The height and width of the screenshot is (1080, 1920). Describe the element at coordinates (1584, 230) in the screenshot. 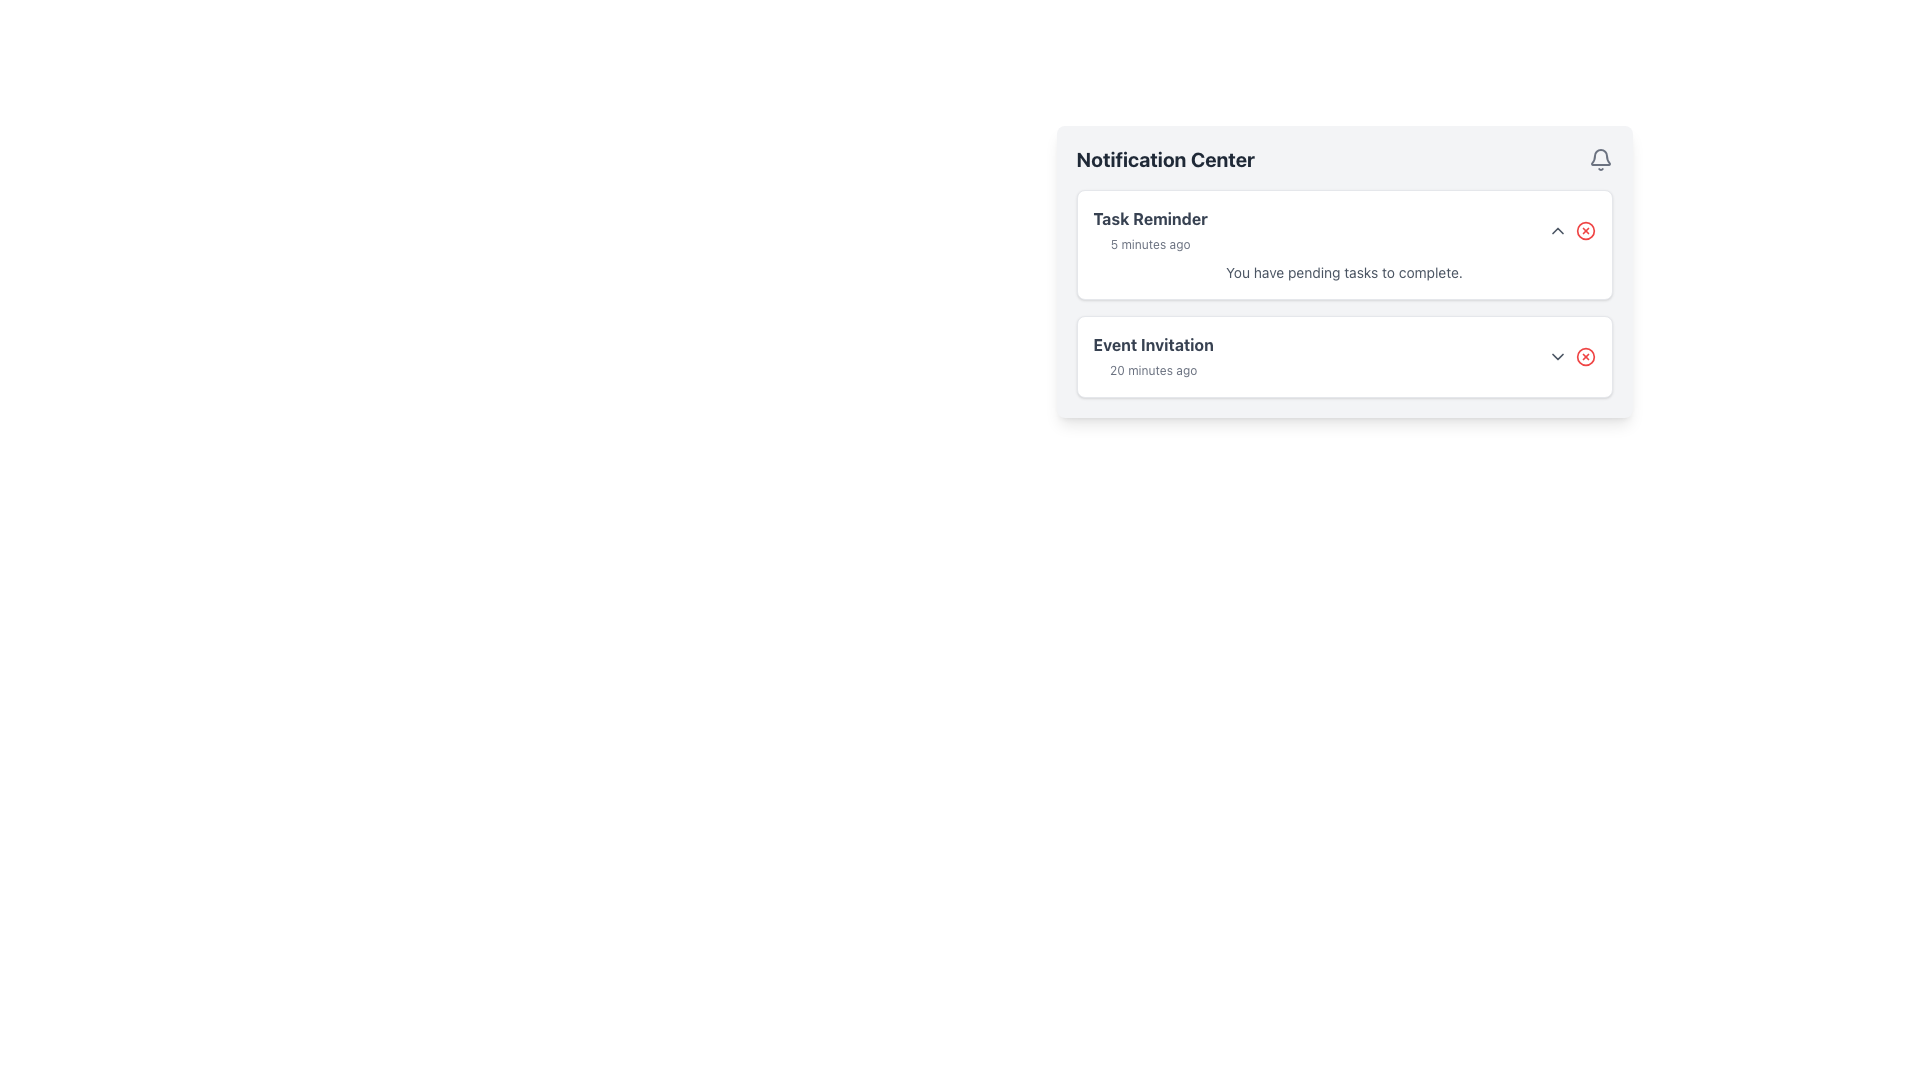

I see `the clickable icon on the right side of the first notification` at that location.